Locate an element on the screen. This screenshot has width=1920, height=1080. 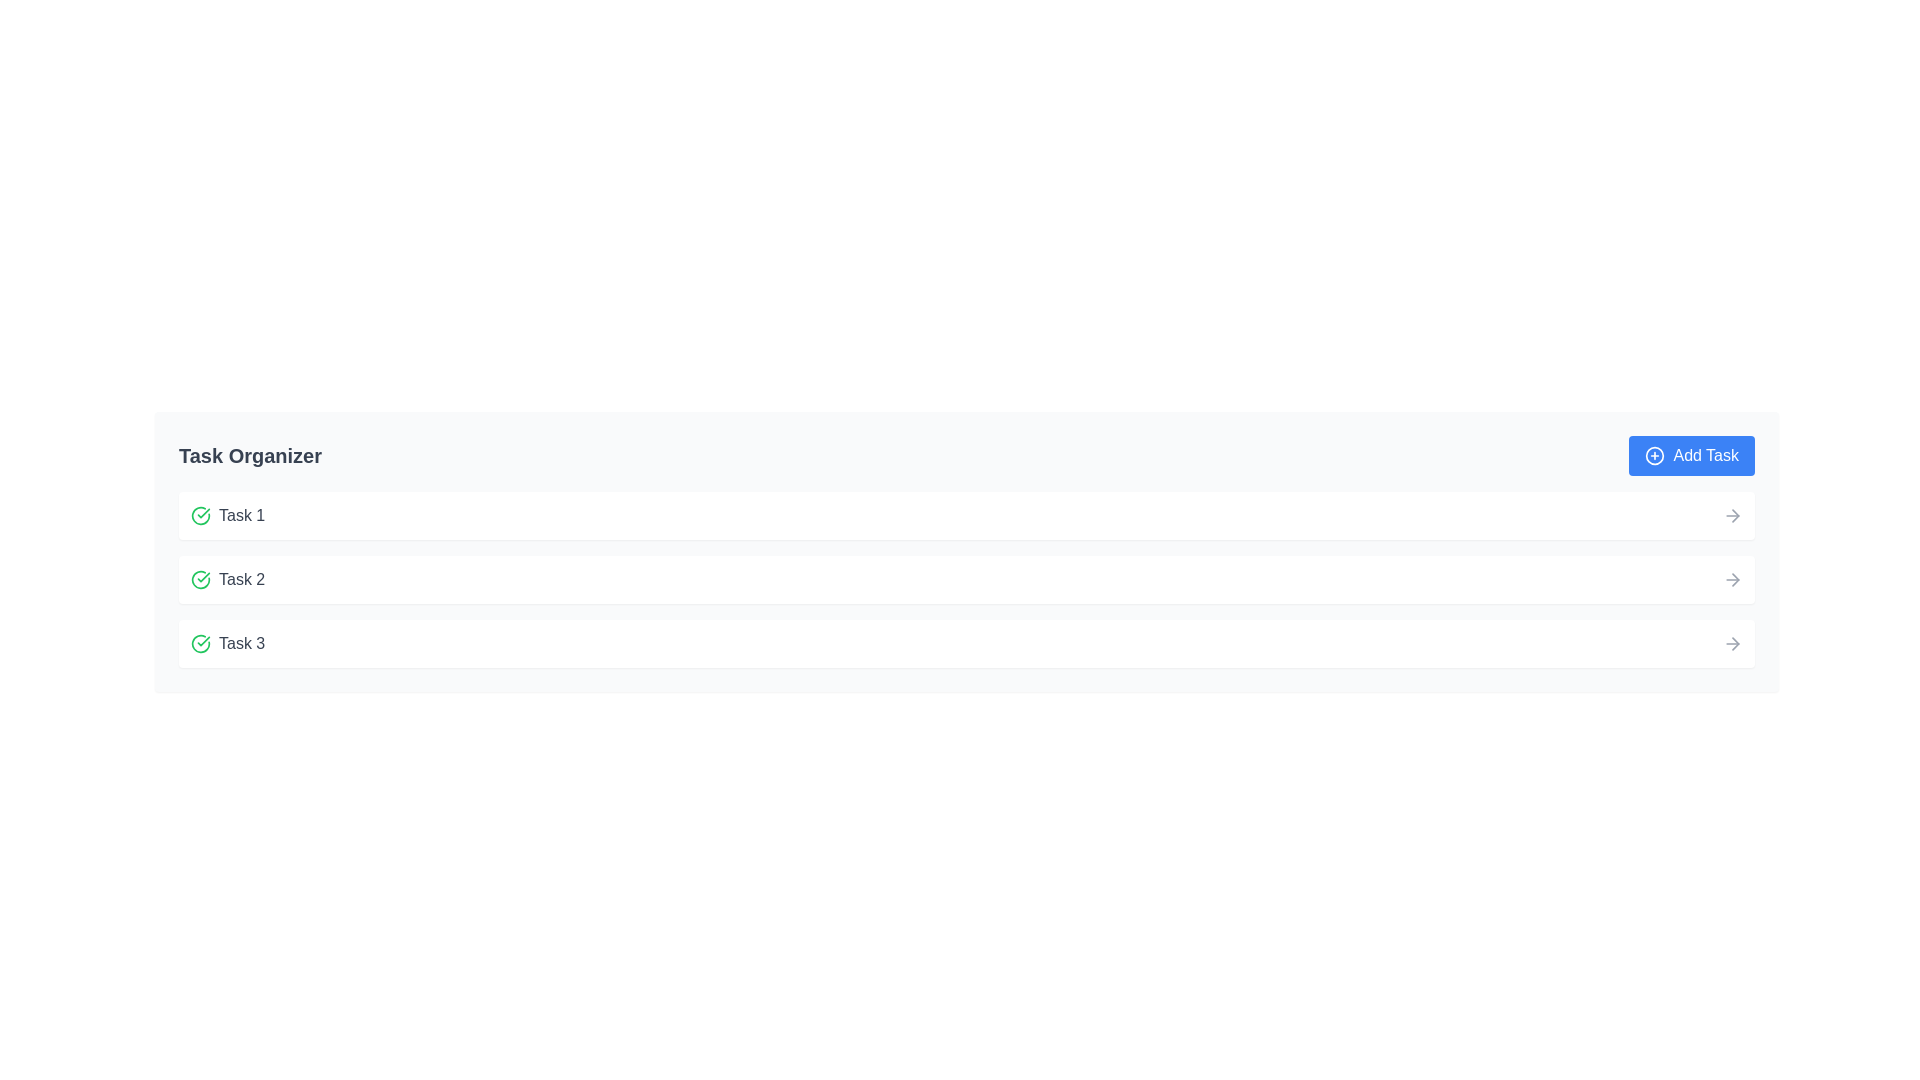
the text label that identifies the third task in the task list, located between 'Task 2' and the final arrow button, adjacent to a green checkmark icon is located at coordinates (241, 644).